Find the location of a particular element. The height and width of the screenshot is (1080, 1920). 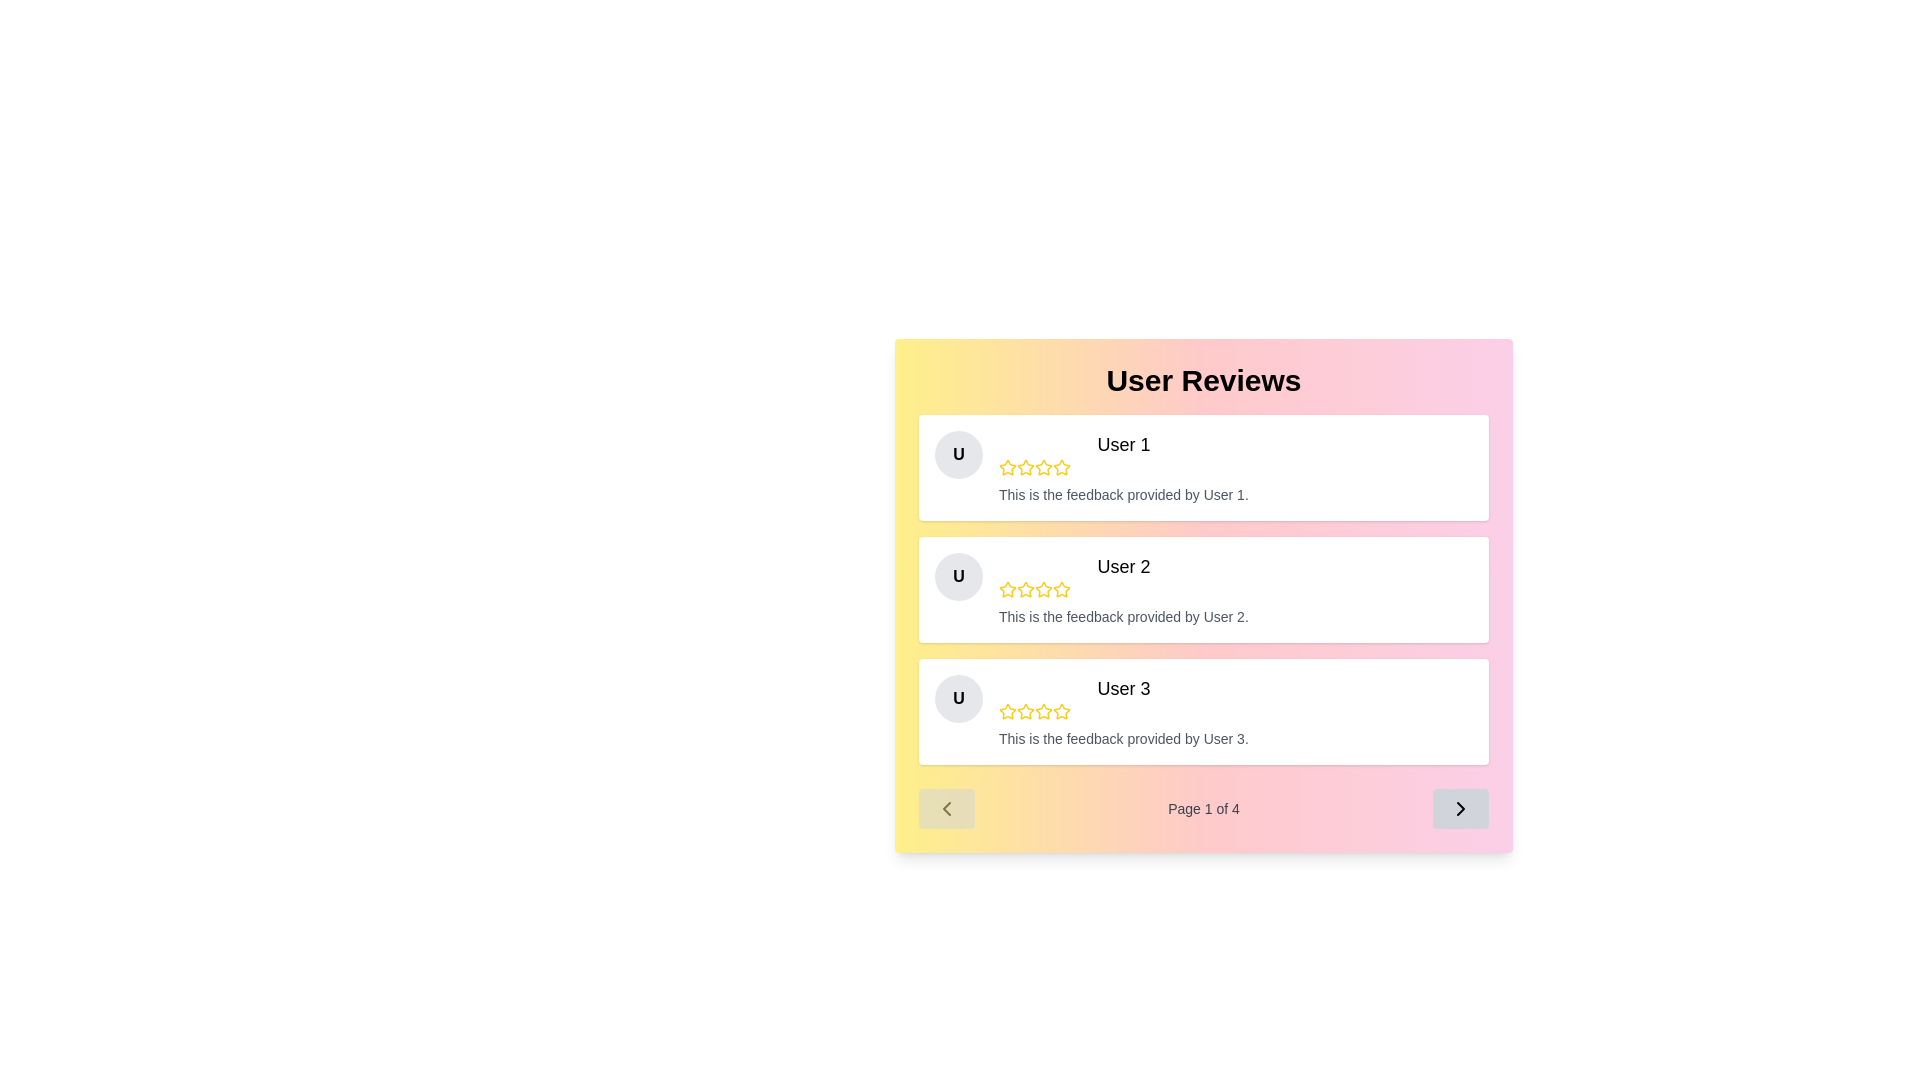

the yellow star icon with a hollow center, which is the second star in a row of five stars within the user review component for 'User 2', to rate it is located at coordinates (1026, 588).